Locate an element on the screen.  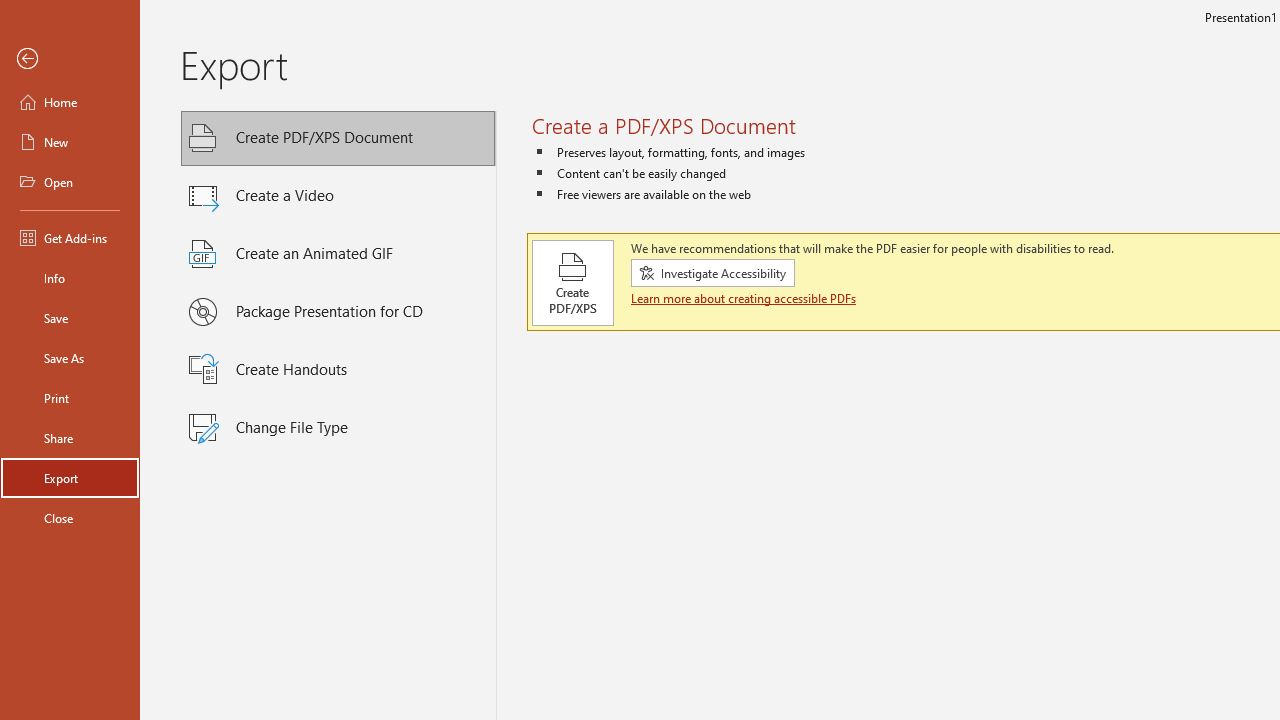
'Create a Video' is located at coordinates (338, 196).